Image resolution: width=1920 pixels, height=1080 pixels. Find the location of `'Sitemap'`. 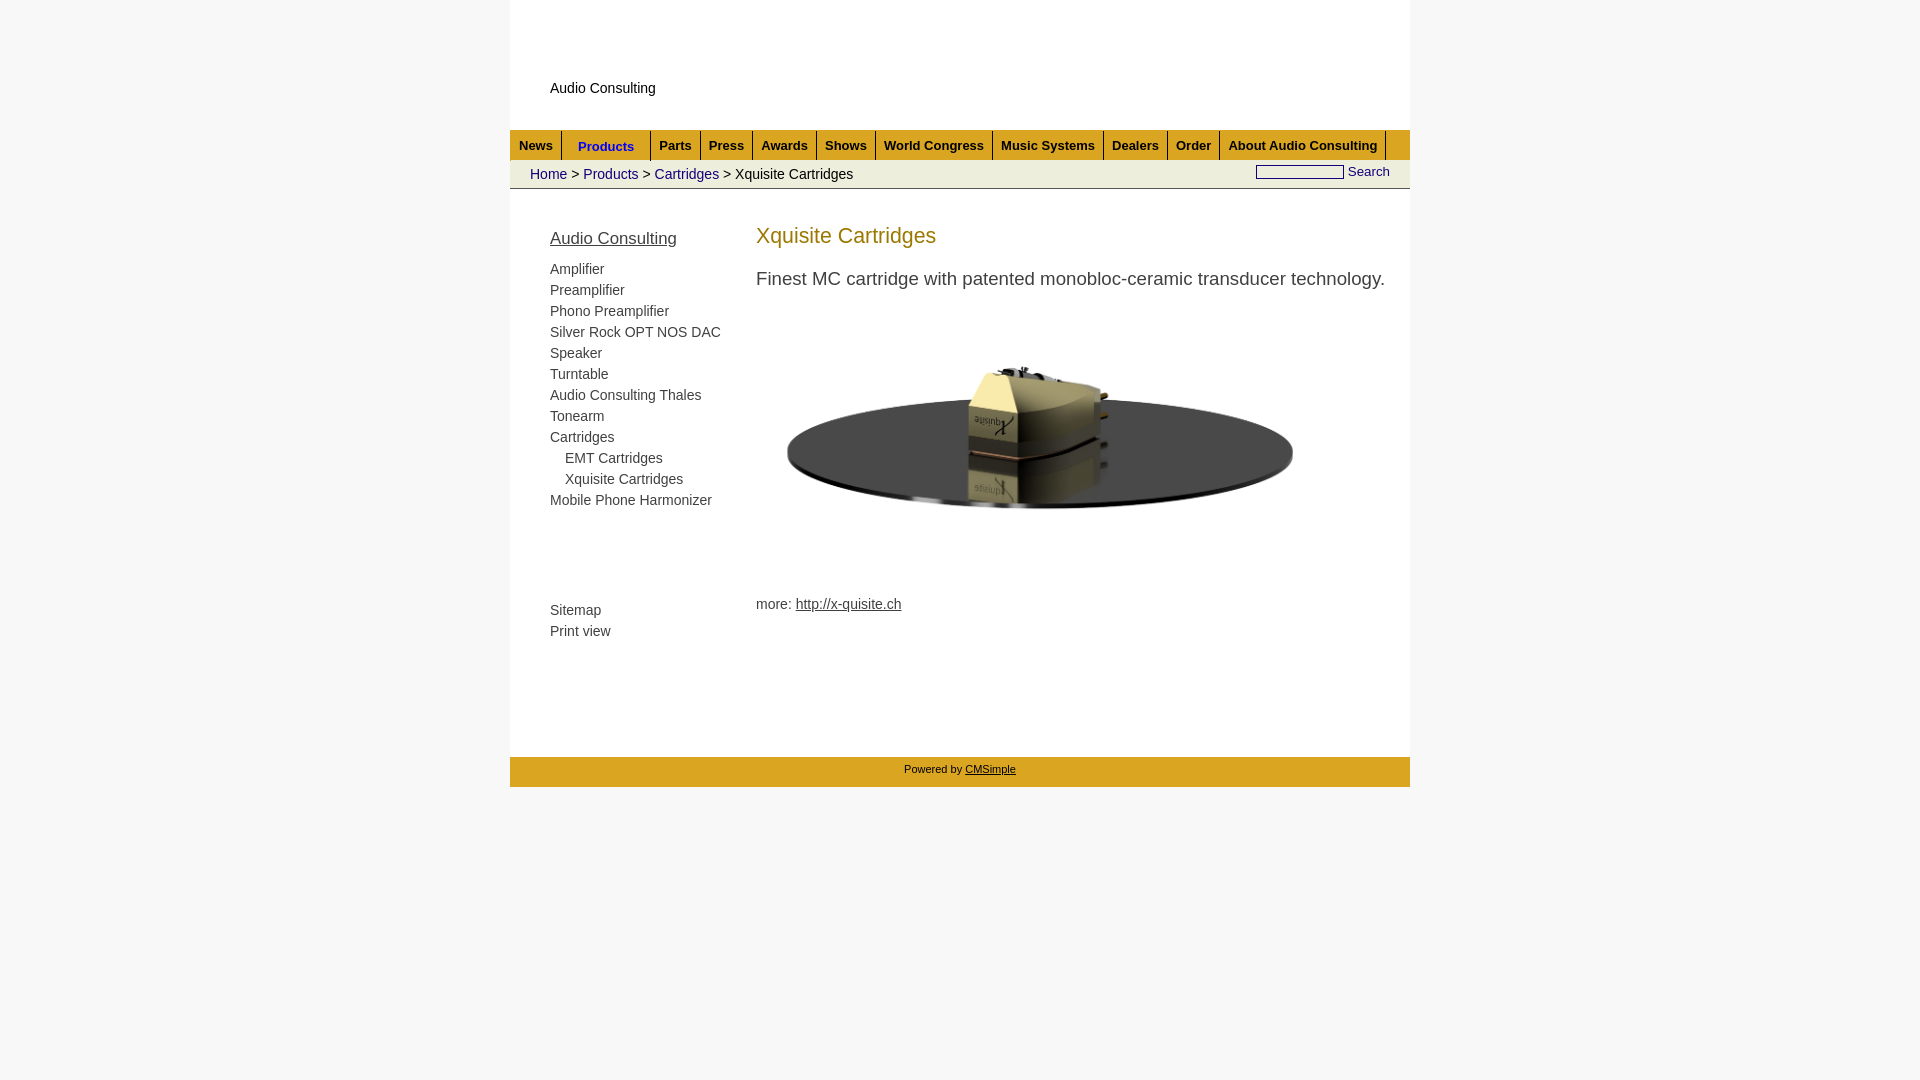

'Sitemap' is located at coordinates (574, 608).